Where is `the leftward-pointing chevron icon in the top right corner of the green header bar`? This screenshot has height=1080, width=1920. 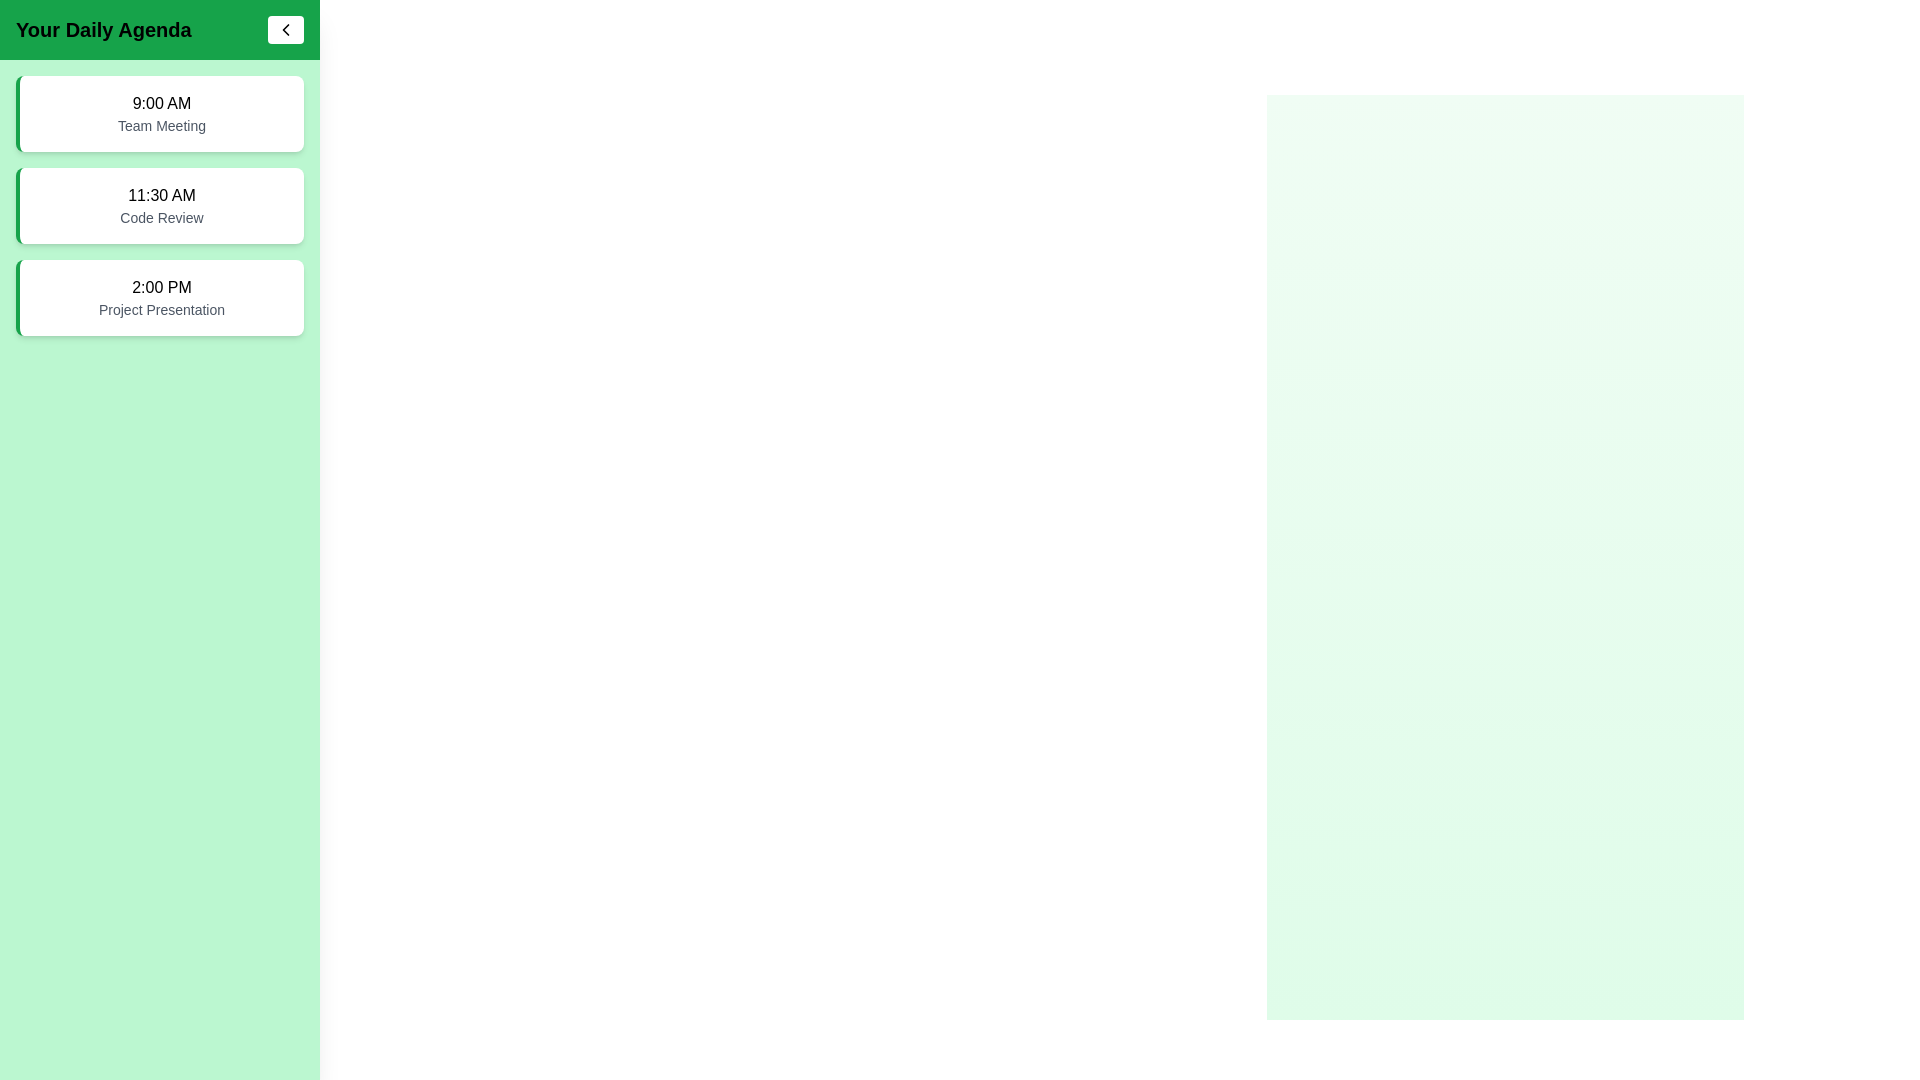 the leftward-pointing chevron icon in the top right corner of the green header bar is located at coordinates (285, 30).